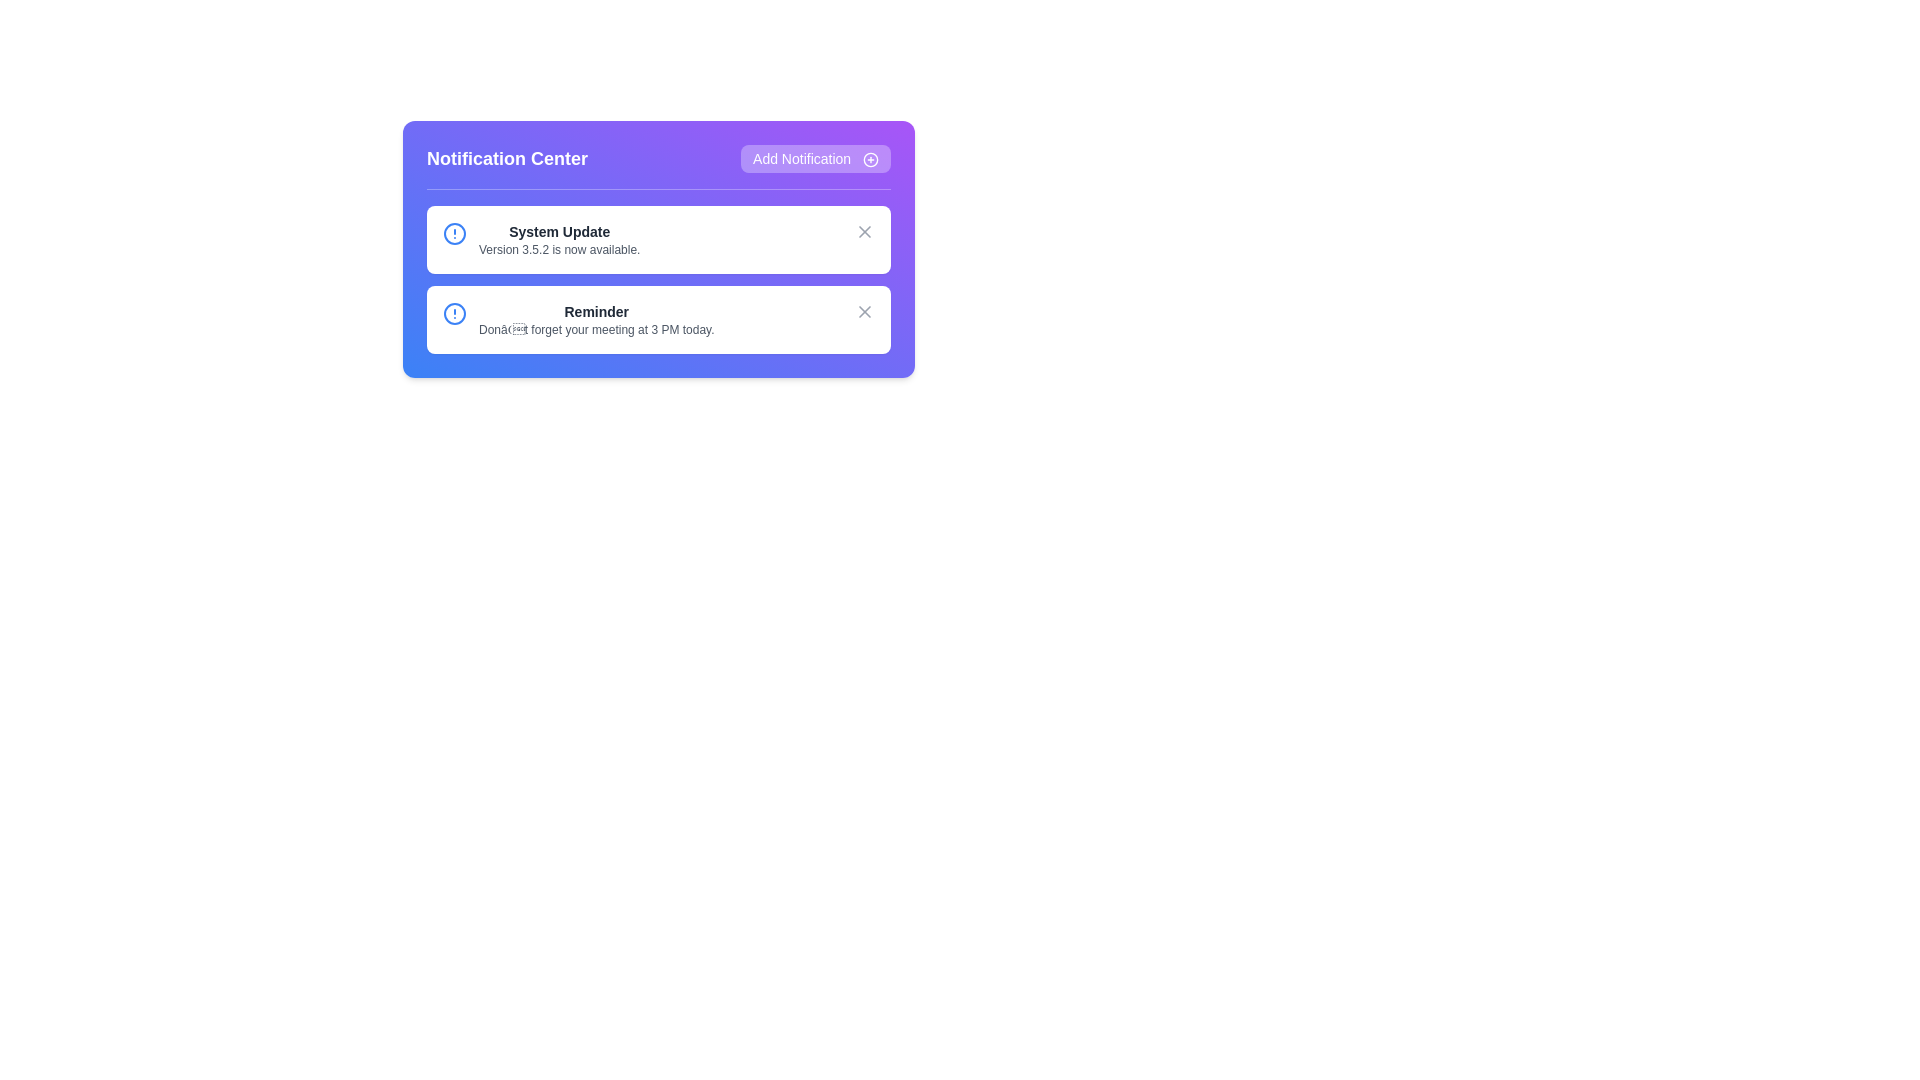 Image resolution: width=1920 pixels, height=1080 pixels. Describe the element at coordinates (864, 230) in the screenshot. I see `the small 'X' icon button in the top-right corner of the 'System Update' notification card to change its color to red` at that location.